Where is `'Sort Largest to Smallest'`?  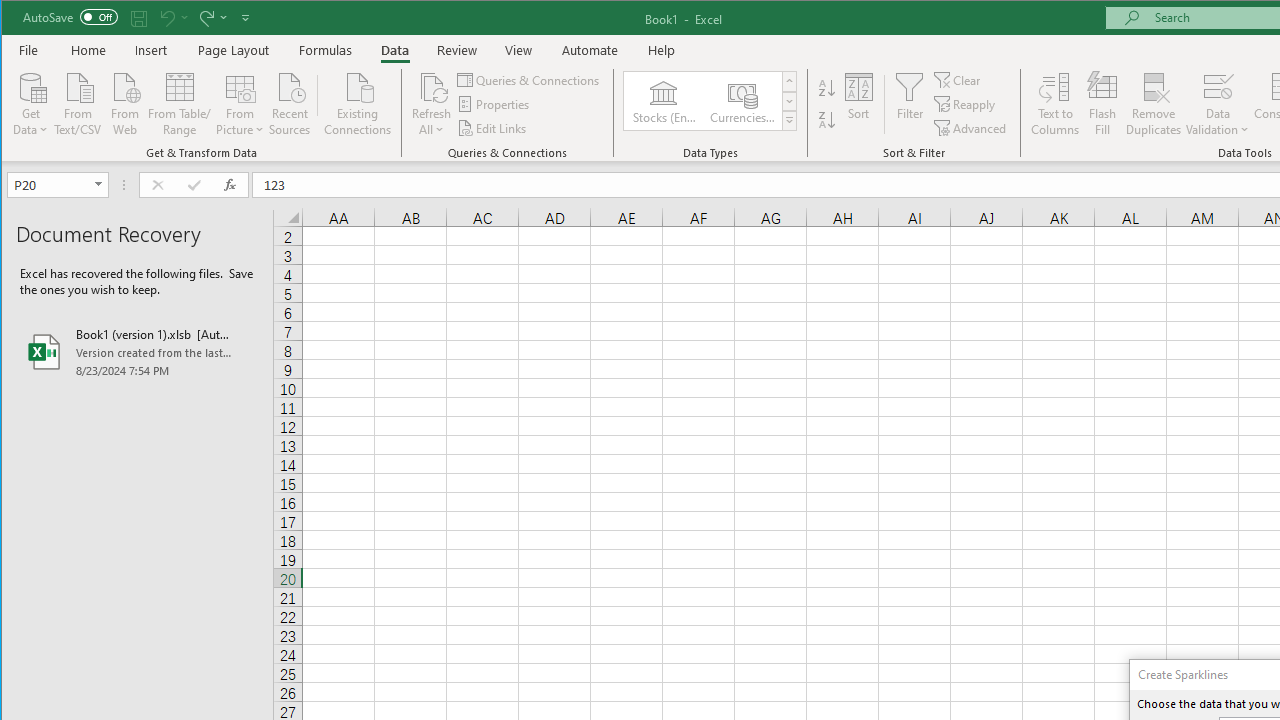
'Sort Largest to Smallest' is located at coordinates (827, 120).